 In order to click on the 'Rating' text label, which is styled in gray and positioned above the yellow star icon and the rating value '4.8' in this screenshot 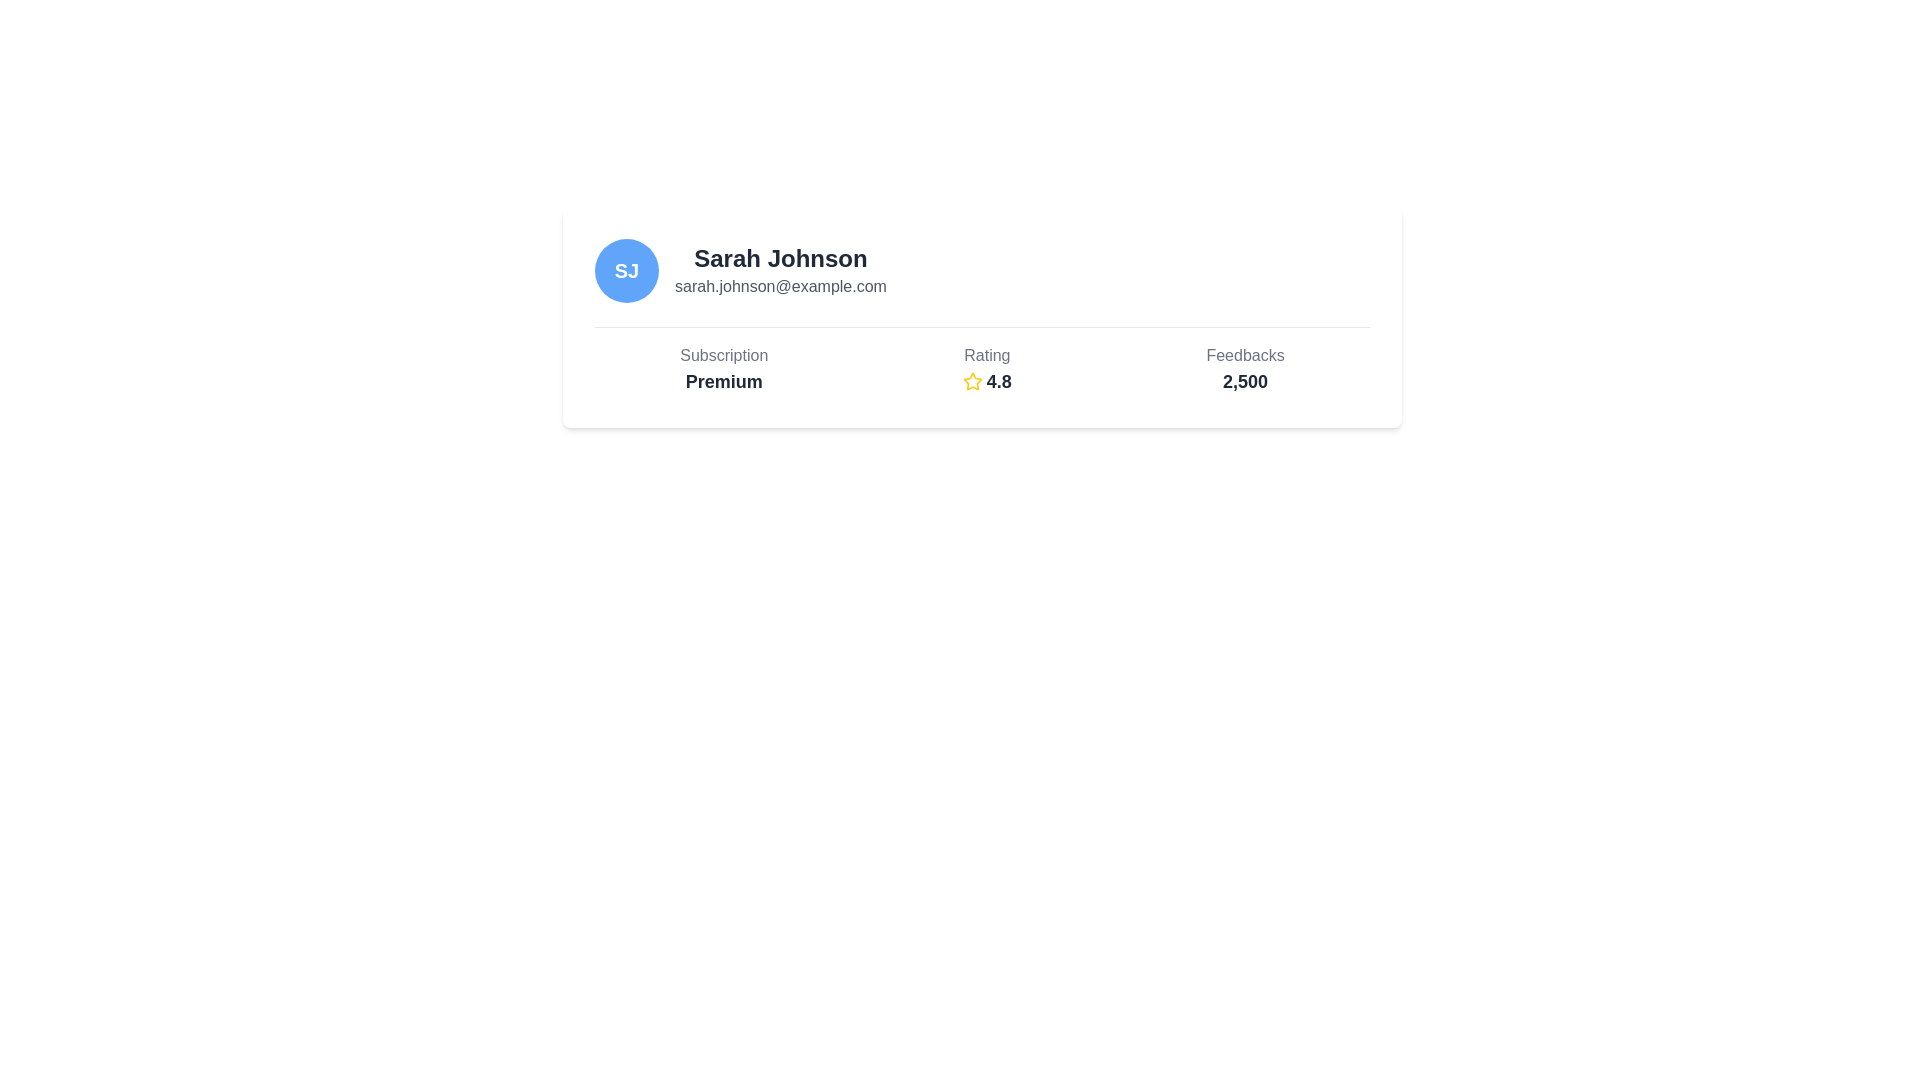, I will do `click(987, 354)`.